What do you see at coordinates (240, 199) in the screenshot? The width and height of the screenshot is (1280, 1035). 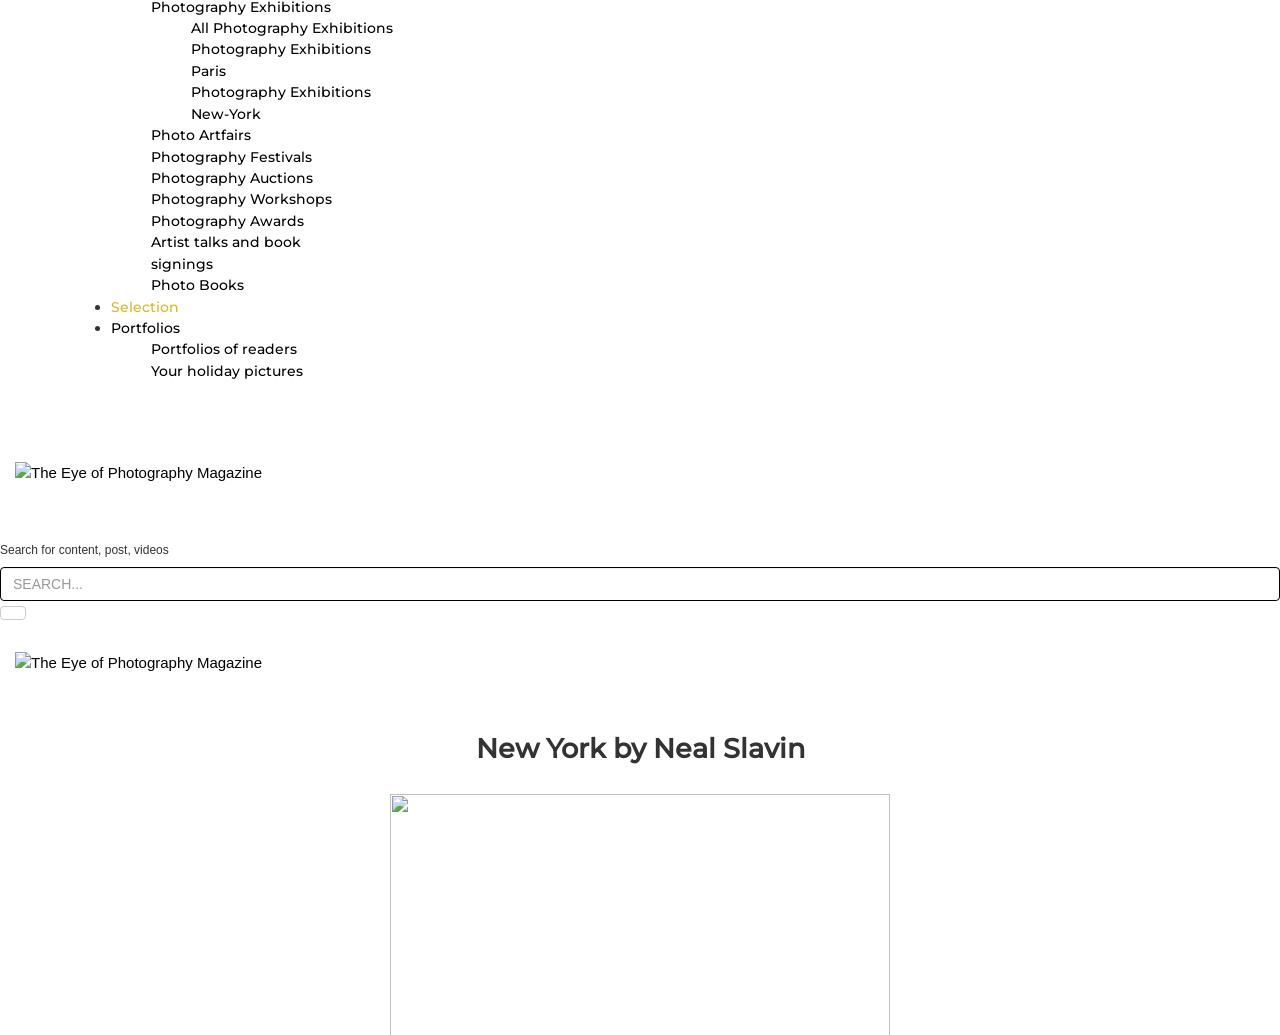 I see `'Photography Workshops'` at bounding box center [240, 199].